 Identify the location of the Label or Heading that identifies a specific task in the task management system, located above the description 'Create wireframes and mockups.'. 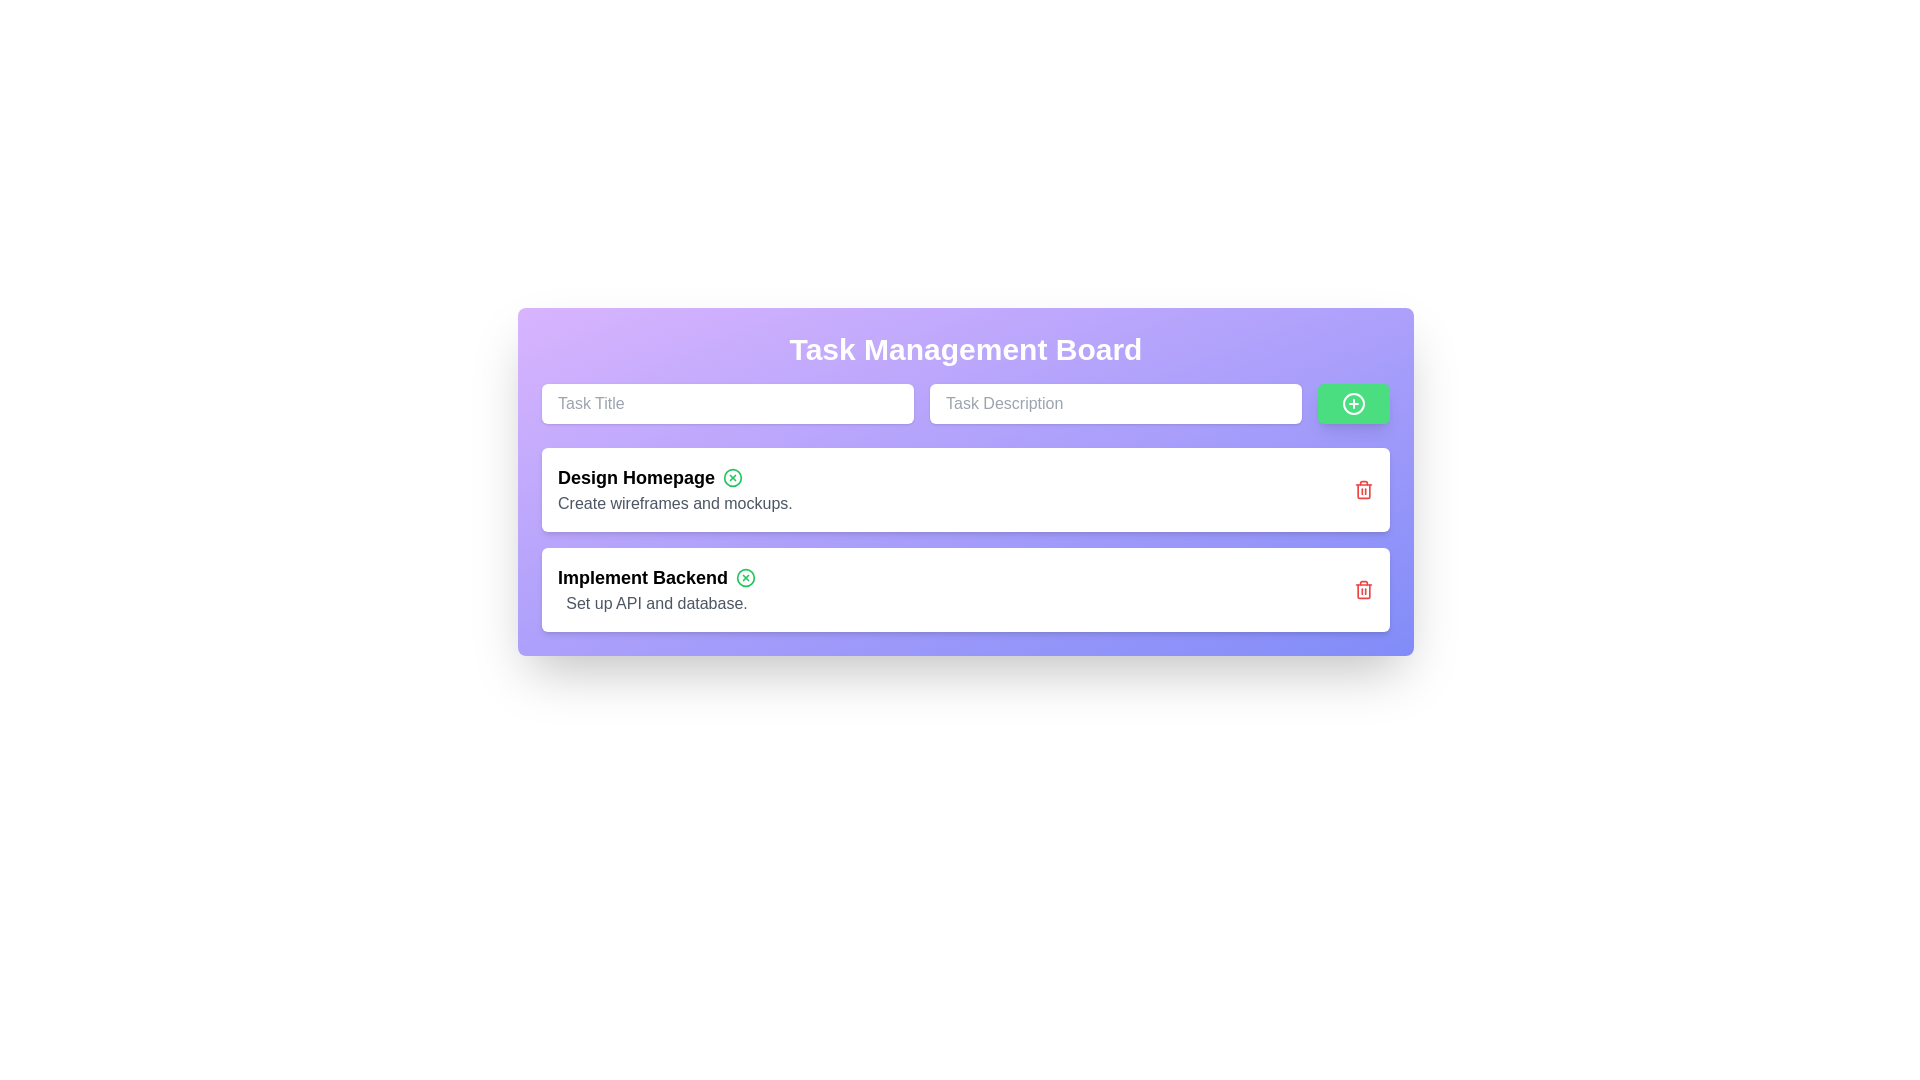
(675, 478).